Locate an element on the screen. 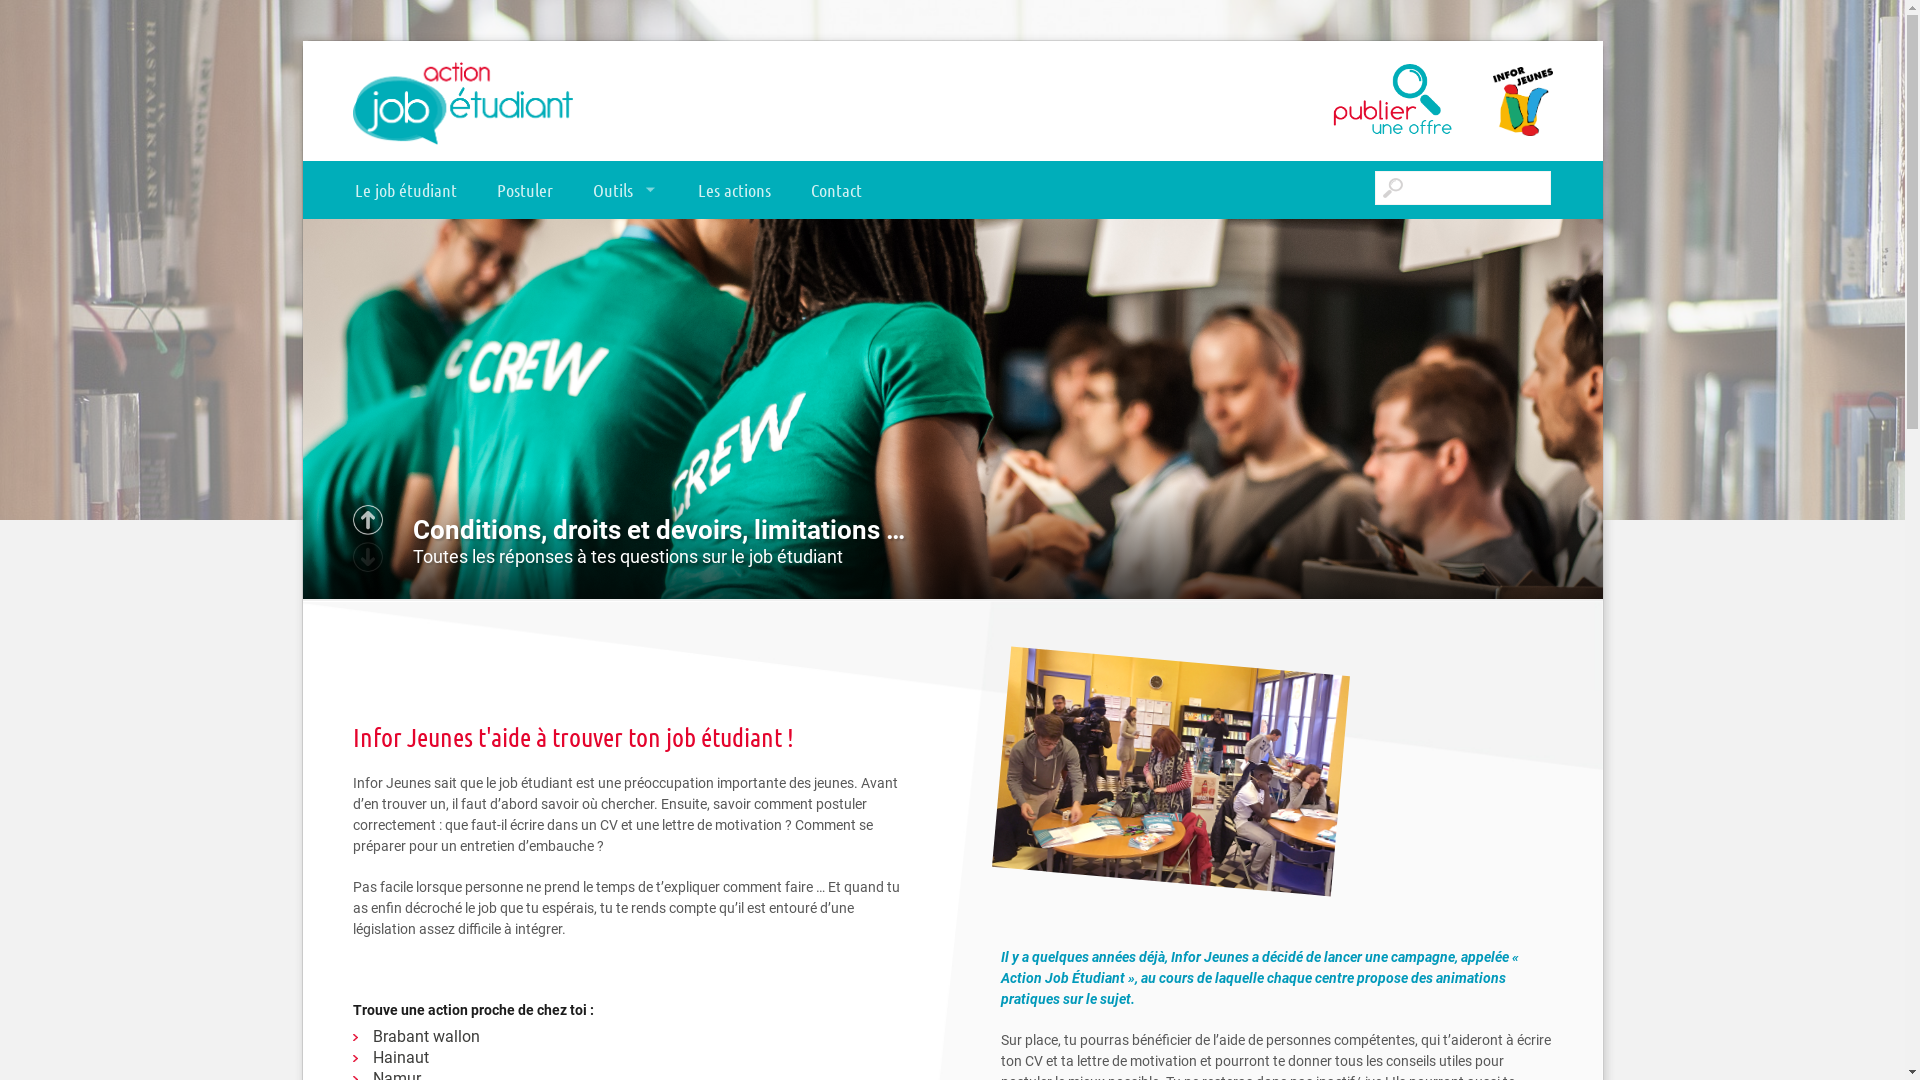 This screenshot has height=1080, width=1920. 'Suivant' is located at coordinates (366, 519).